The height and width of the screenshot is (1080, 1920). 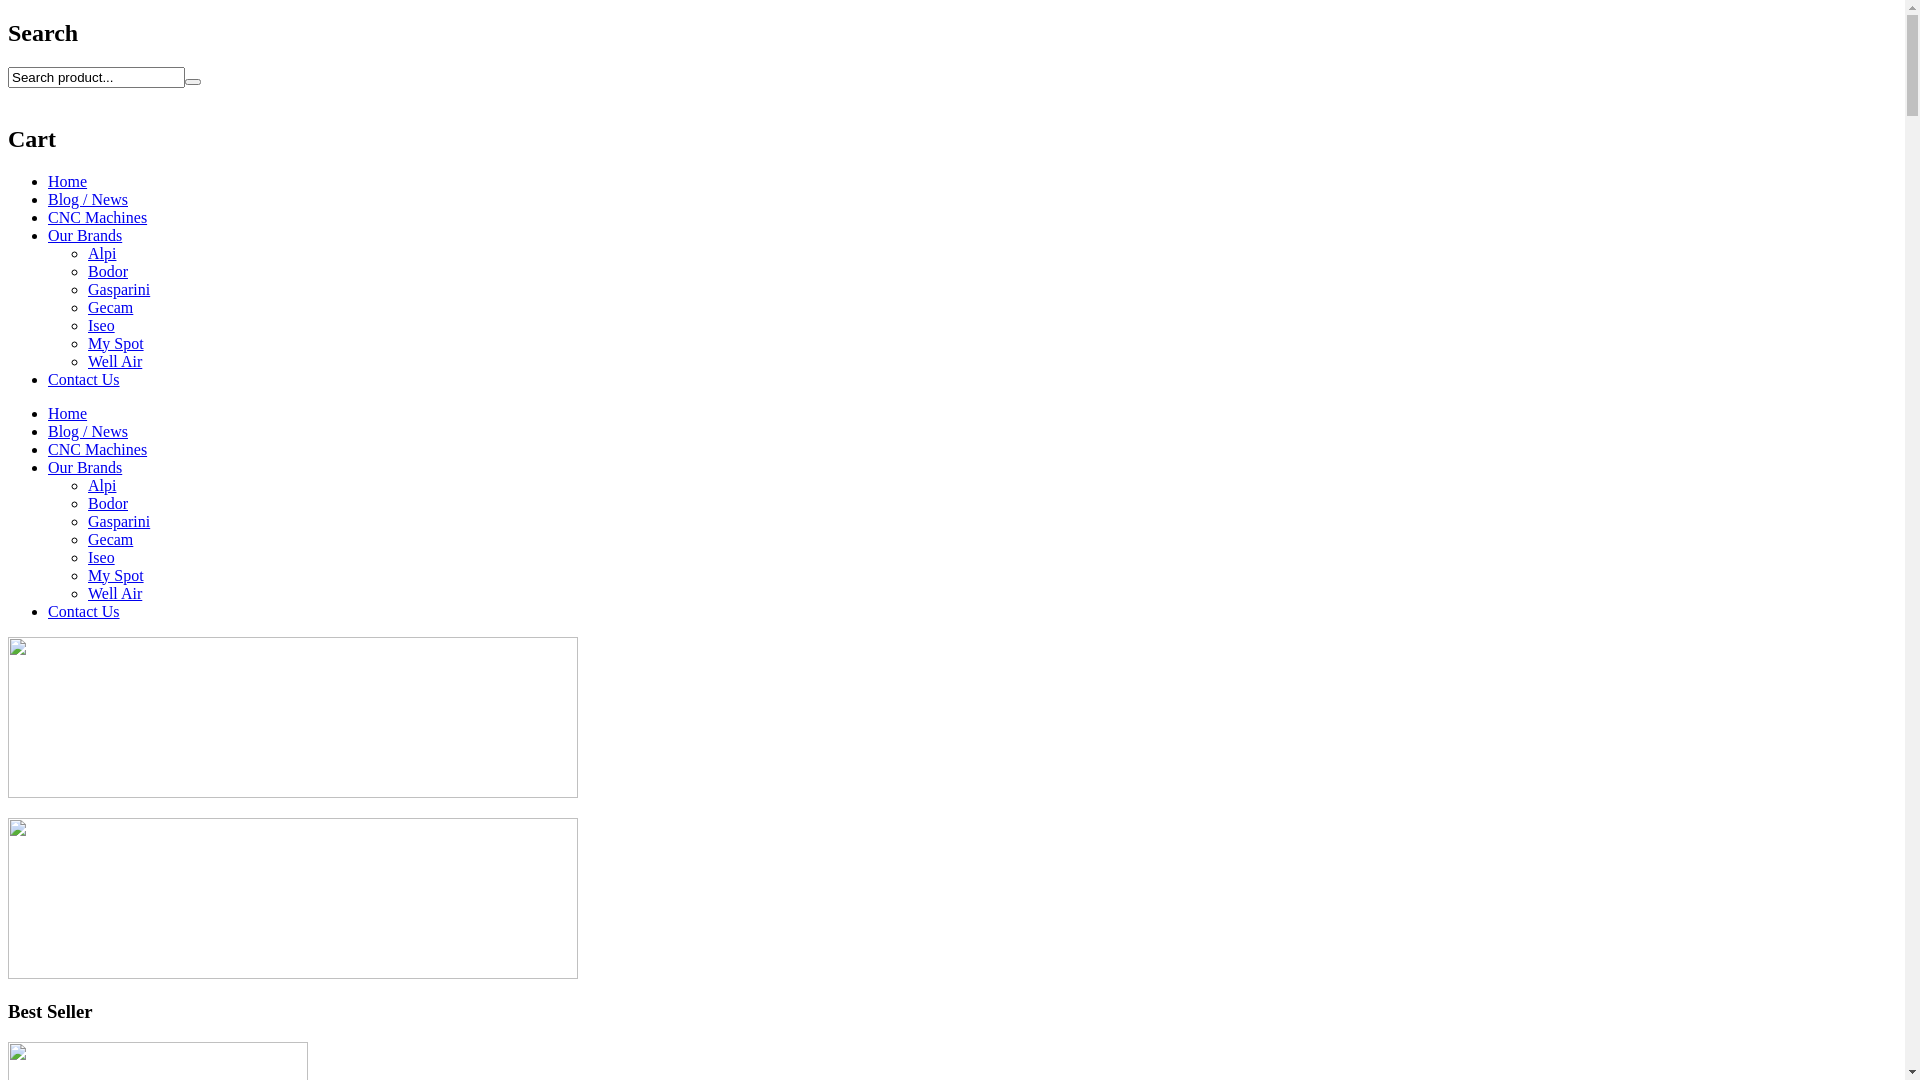 What do you see at coordinates (86, 252) in the screenshot?
I see `'Alpi'` at bounding box center [86, 252].